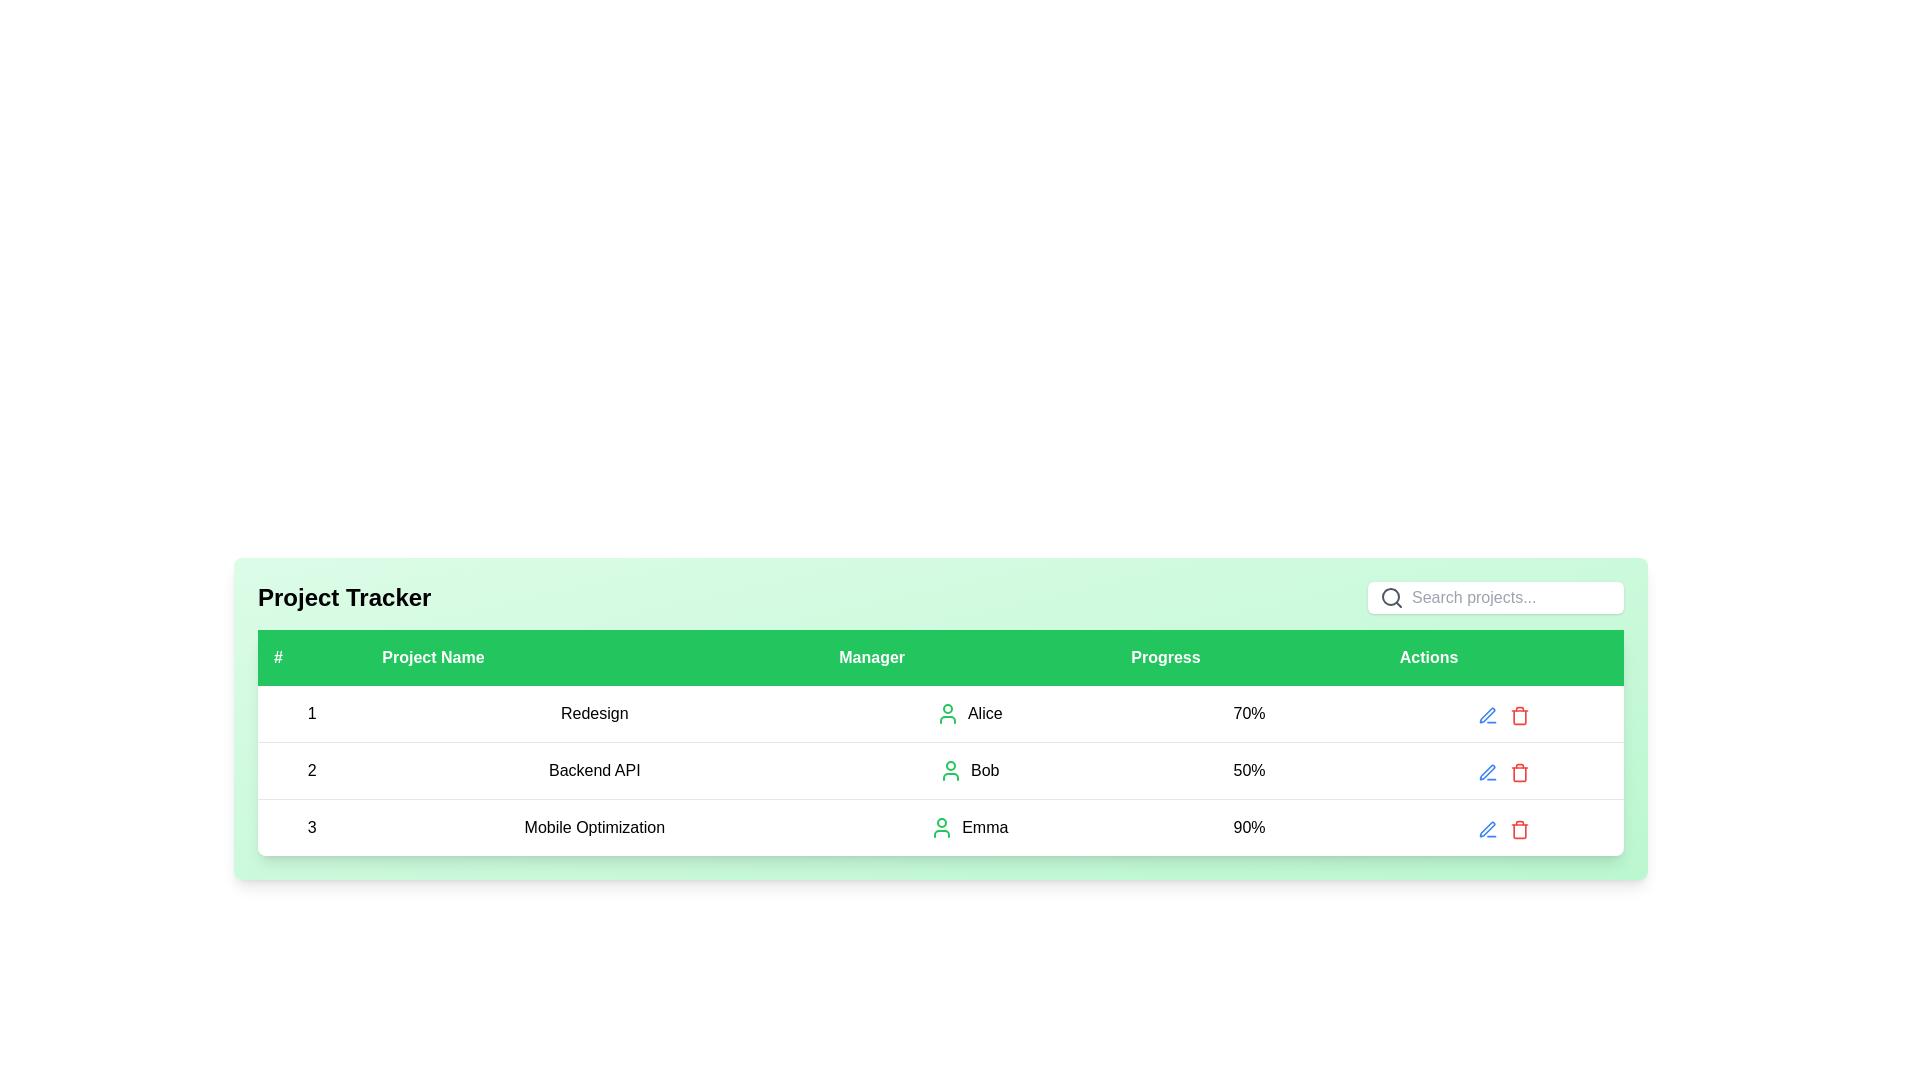 The image size is (1920, 1080). I want to click on the text input box with the placeholder 'Search projects...' to focus and begin typing a query, so click(1512, 596).